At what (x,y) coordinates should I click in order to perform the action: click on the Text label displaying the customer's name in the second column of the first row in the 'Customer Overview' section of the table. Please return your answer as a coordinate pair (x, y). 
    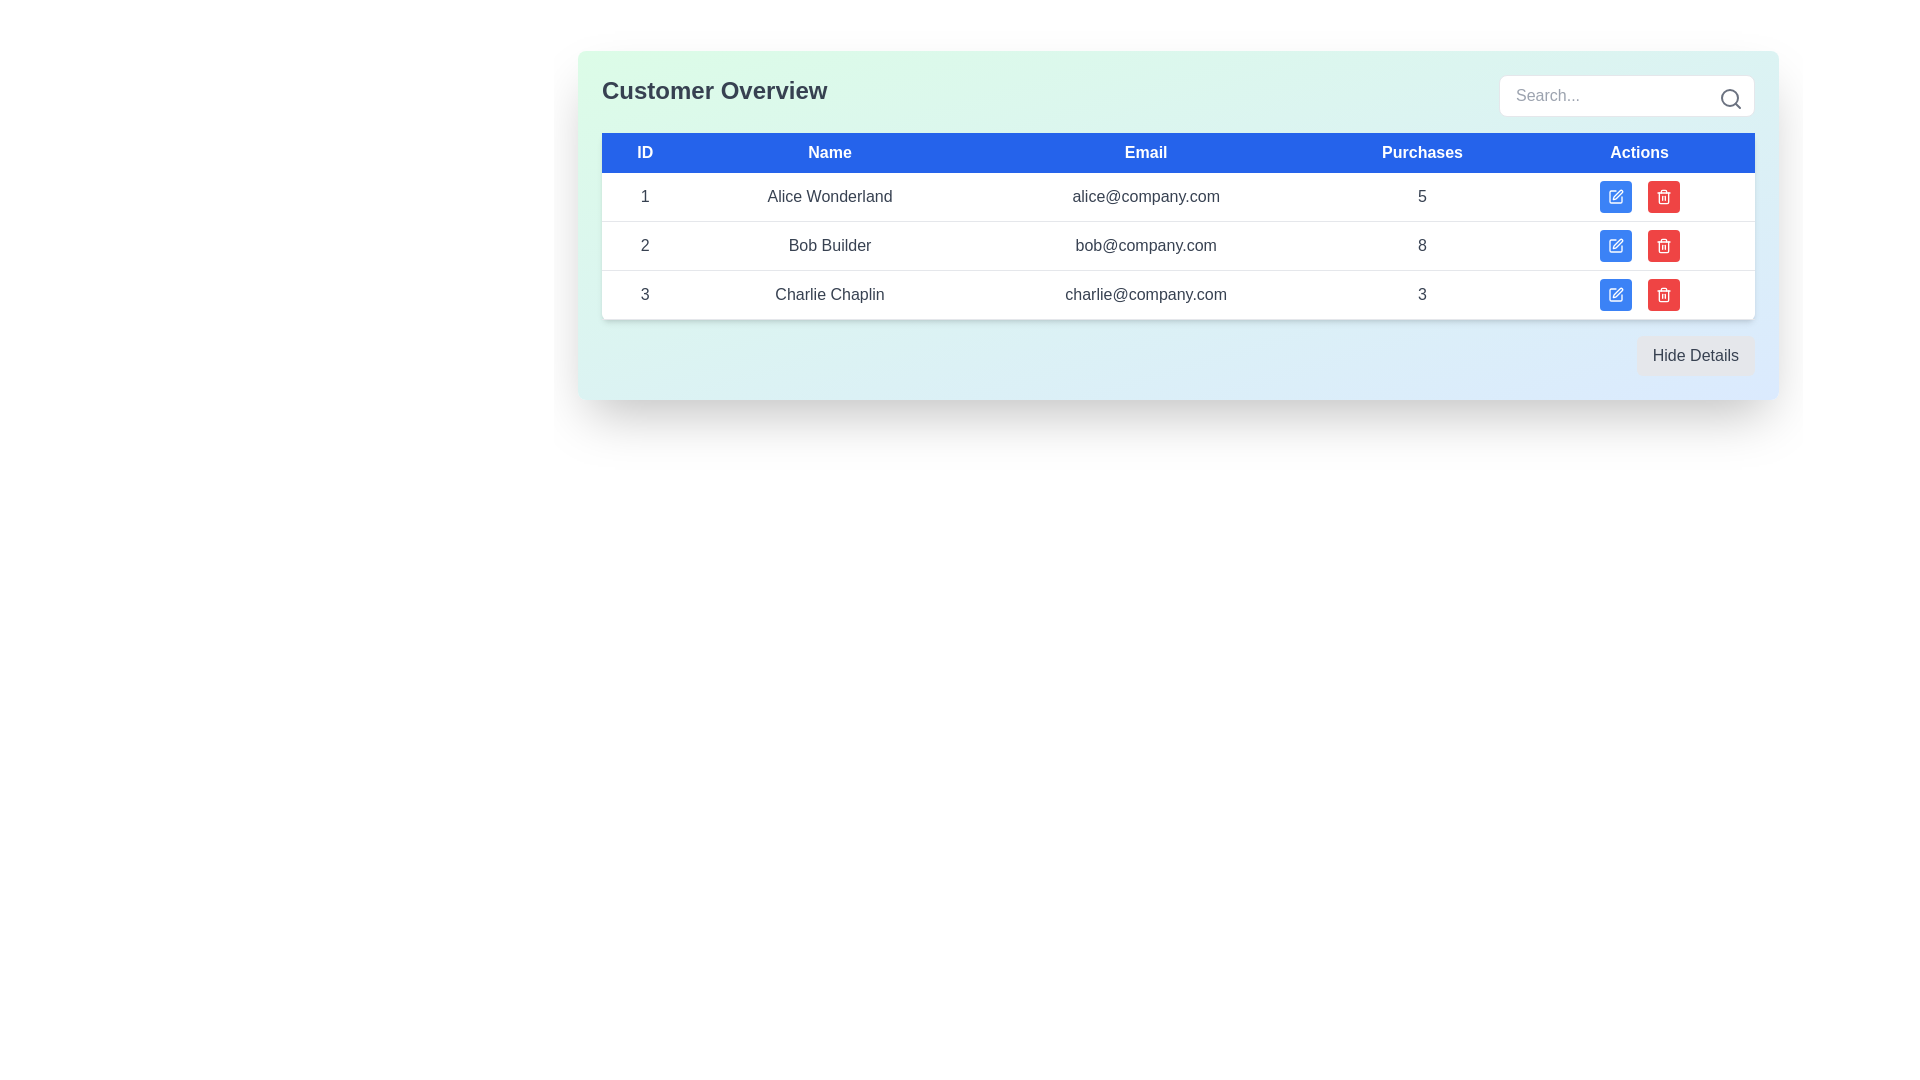
    Looking at the image, I should click on (830, 197).